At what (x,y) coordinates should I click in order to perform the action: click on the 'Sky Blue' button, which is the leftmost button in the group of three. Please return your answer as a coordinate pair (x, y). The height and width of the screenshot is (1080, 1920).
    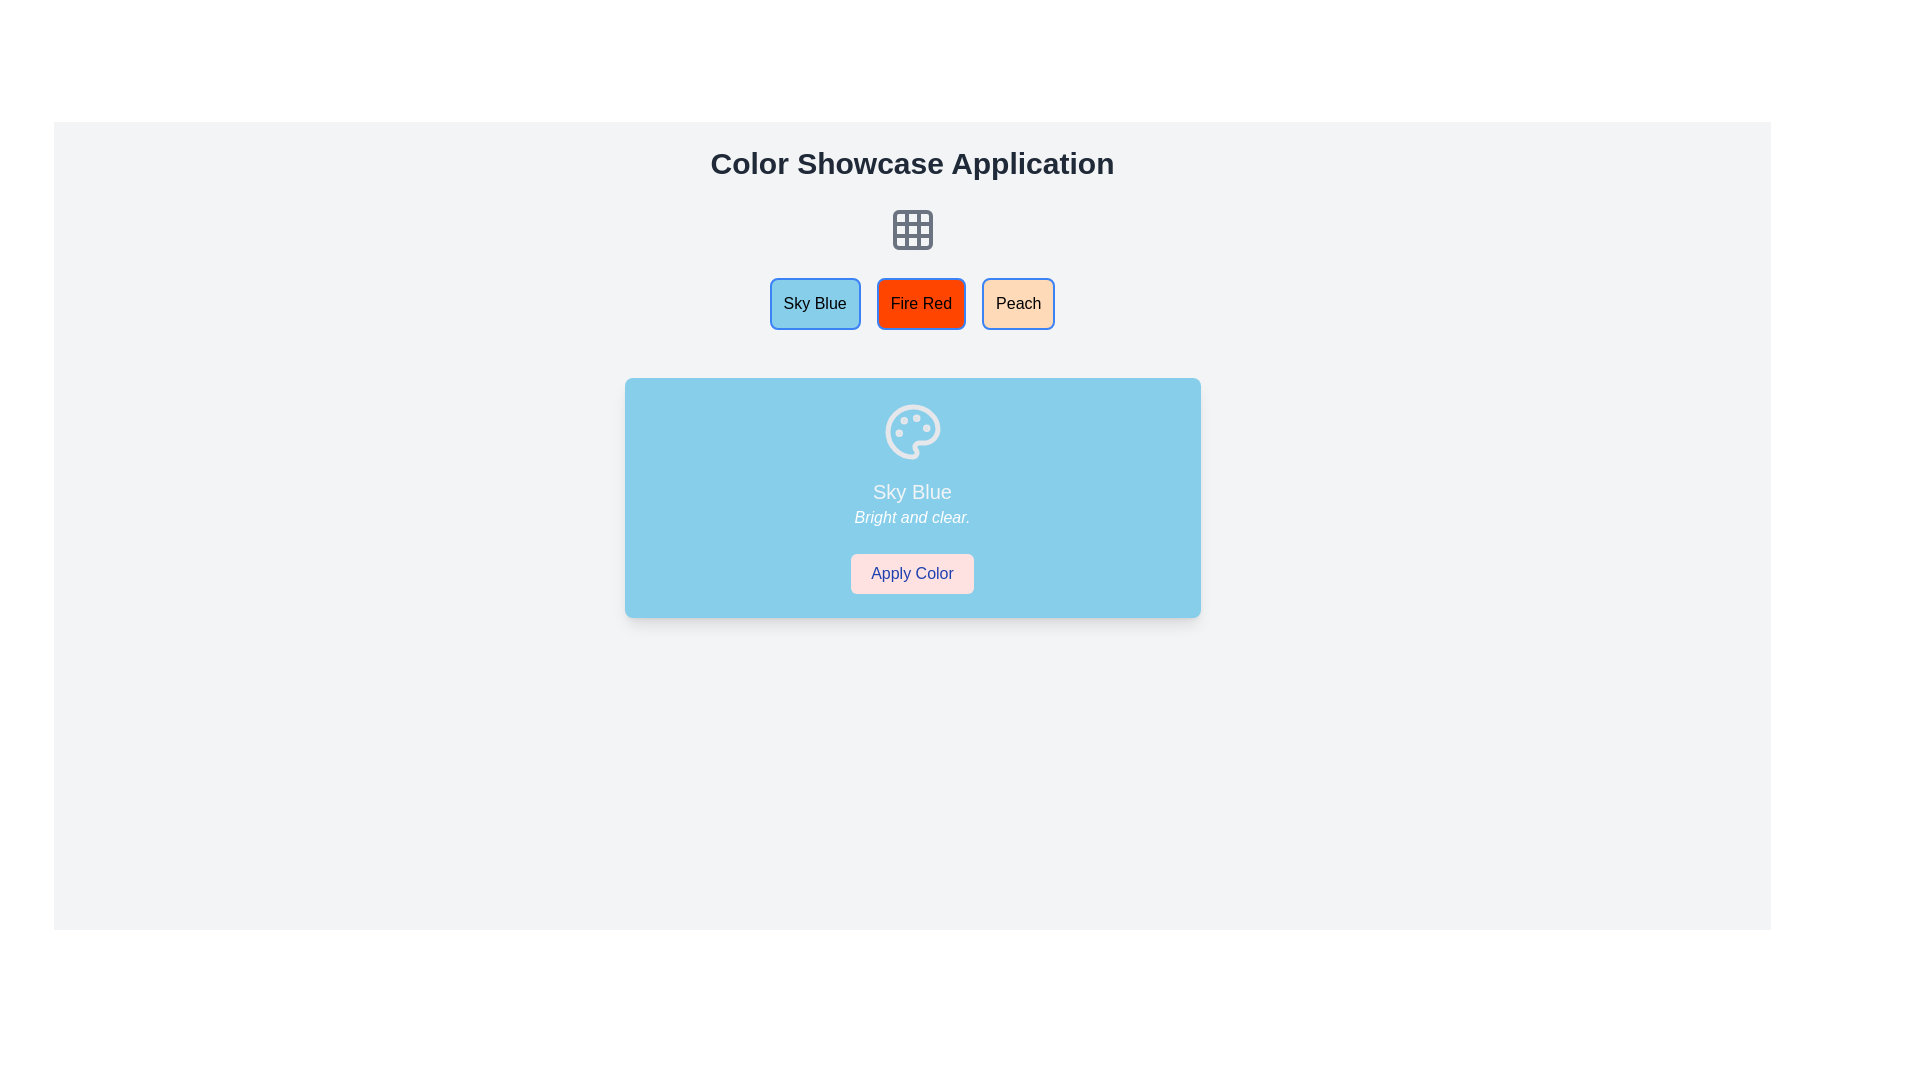
    Looking at the image, I should click on (815, 304).